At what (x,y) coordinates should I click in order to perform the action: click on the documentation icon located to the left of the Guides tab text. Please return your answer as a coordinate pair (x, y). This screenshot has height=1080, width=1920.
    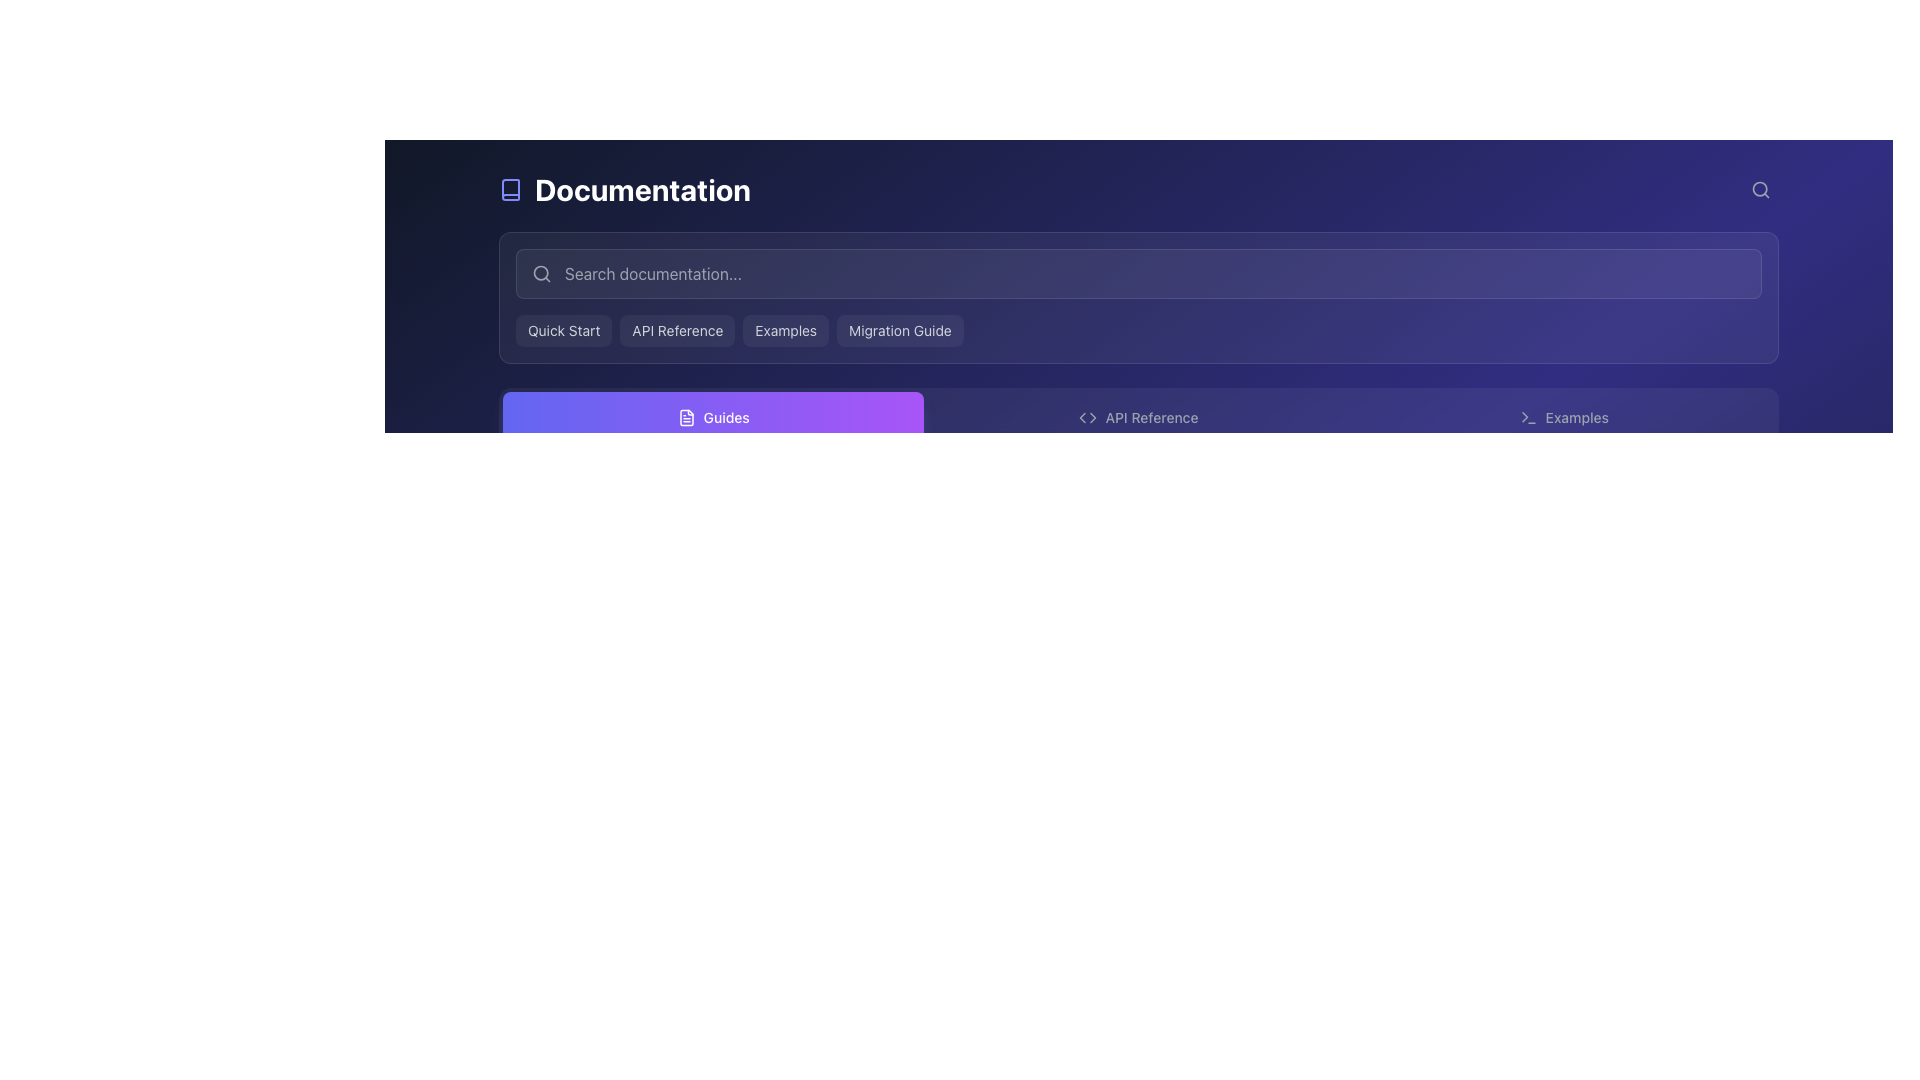
    Looking at the image, I should click on (686, 416).